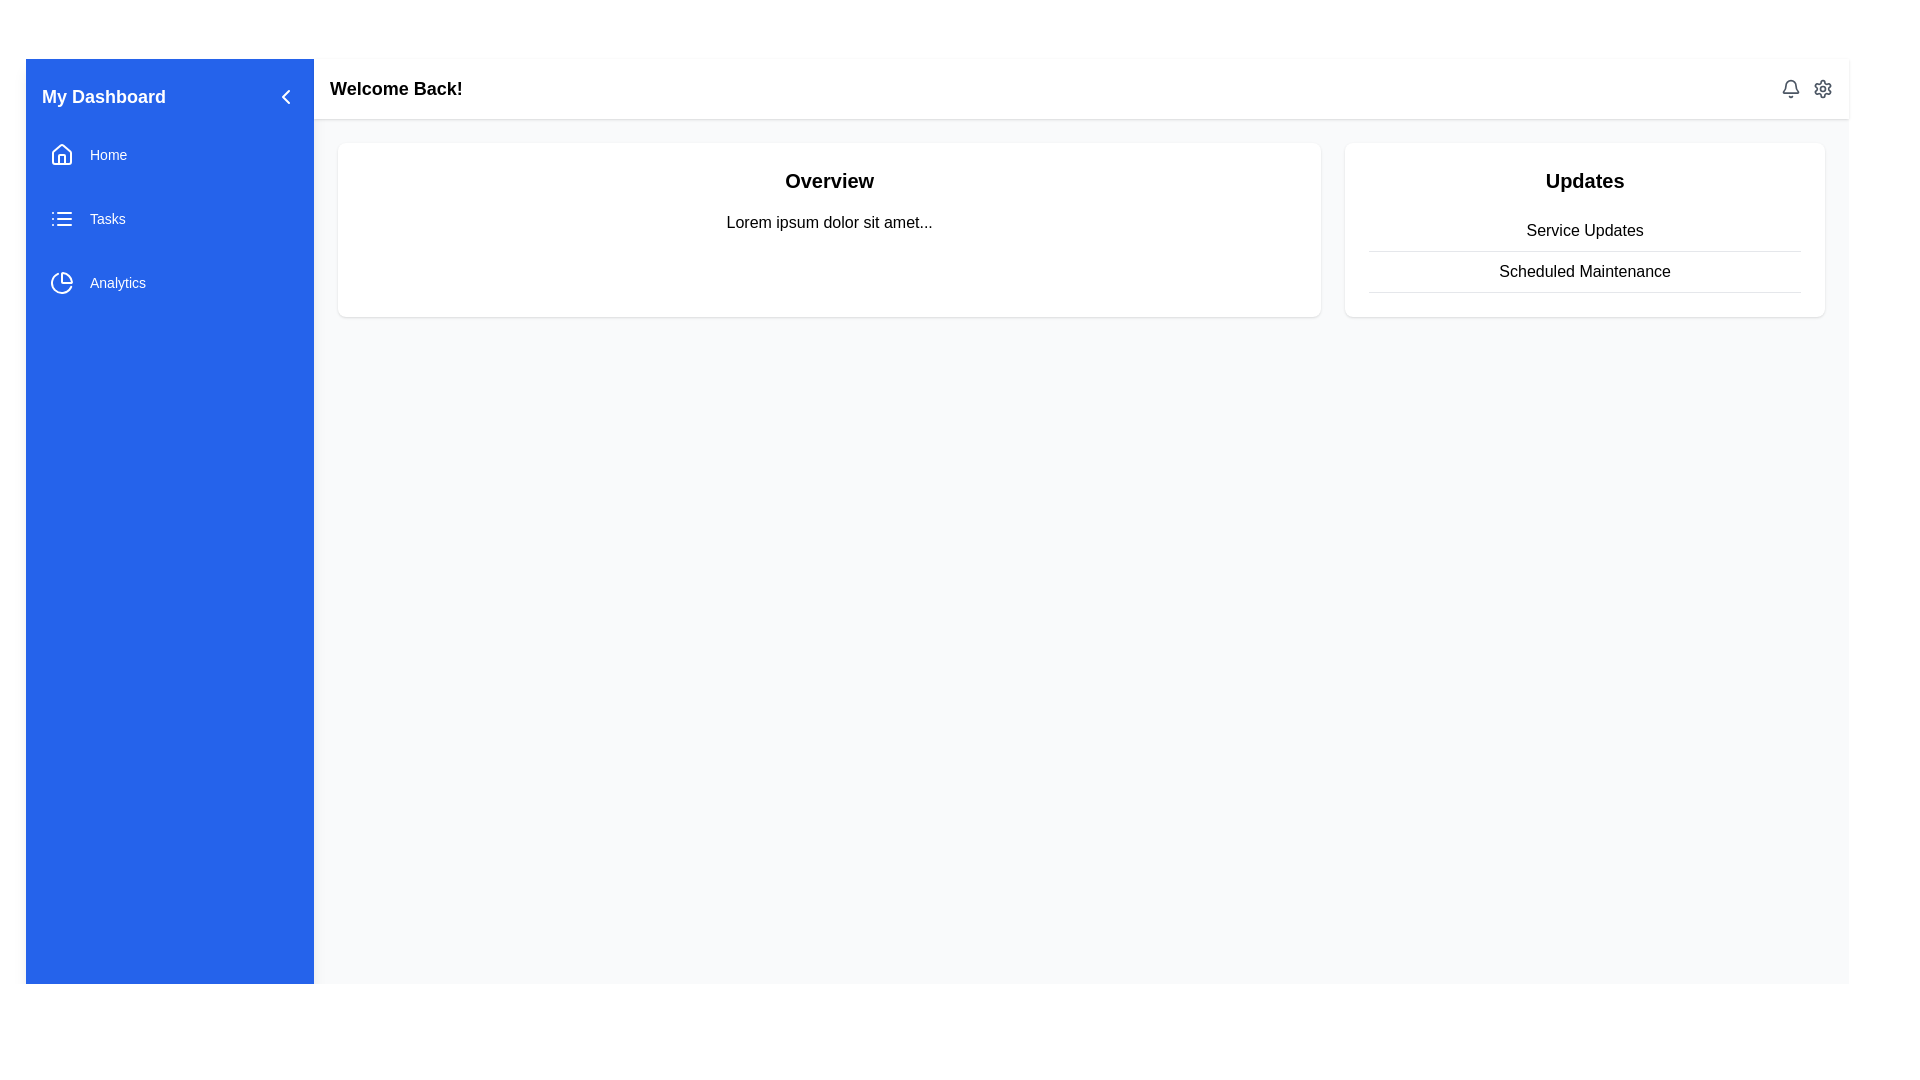  Describe the element at coordinates (107, 153) in the screenshot. I see `the 'Home' text label in the navigation menu` at that location.